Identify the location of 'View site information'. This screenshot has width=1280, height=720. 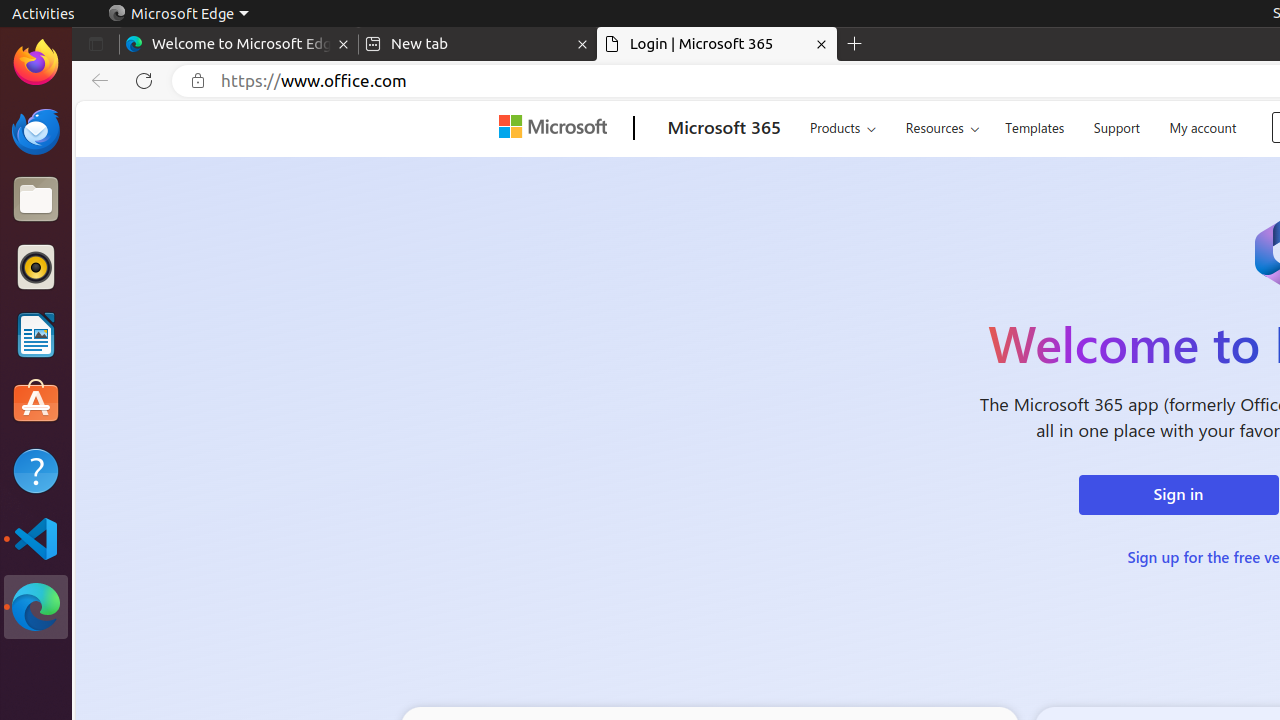
(198, 80).